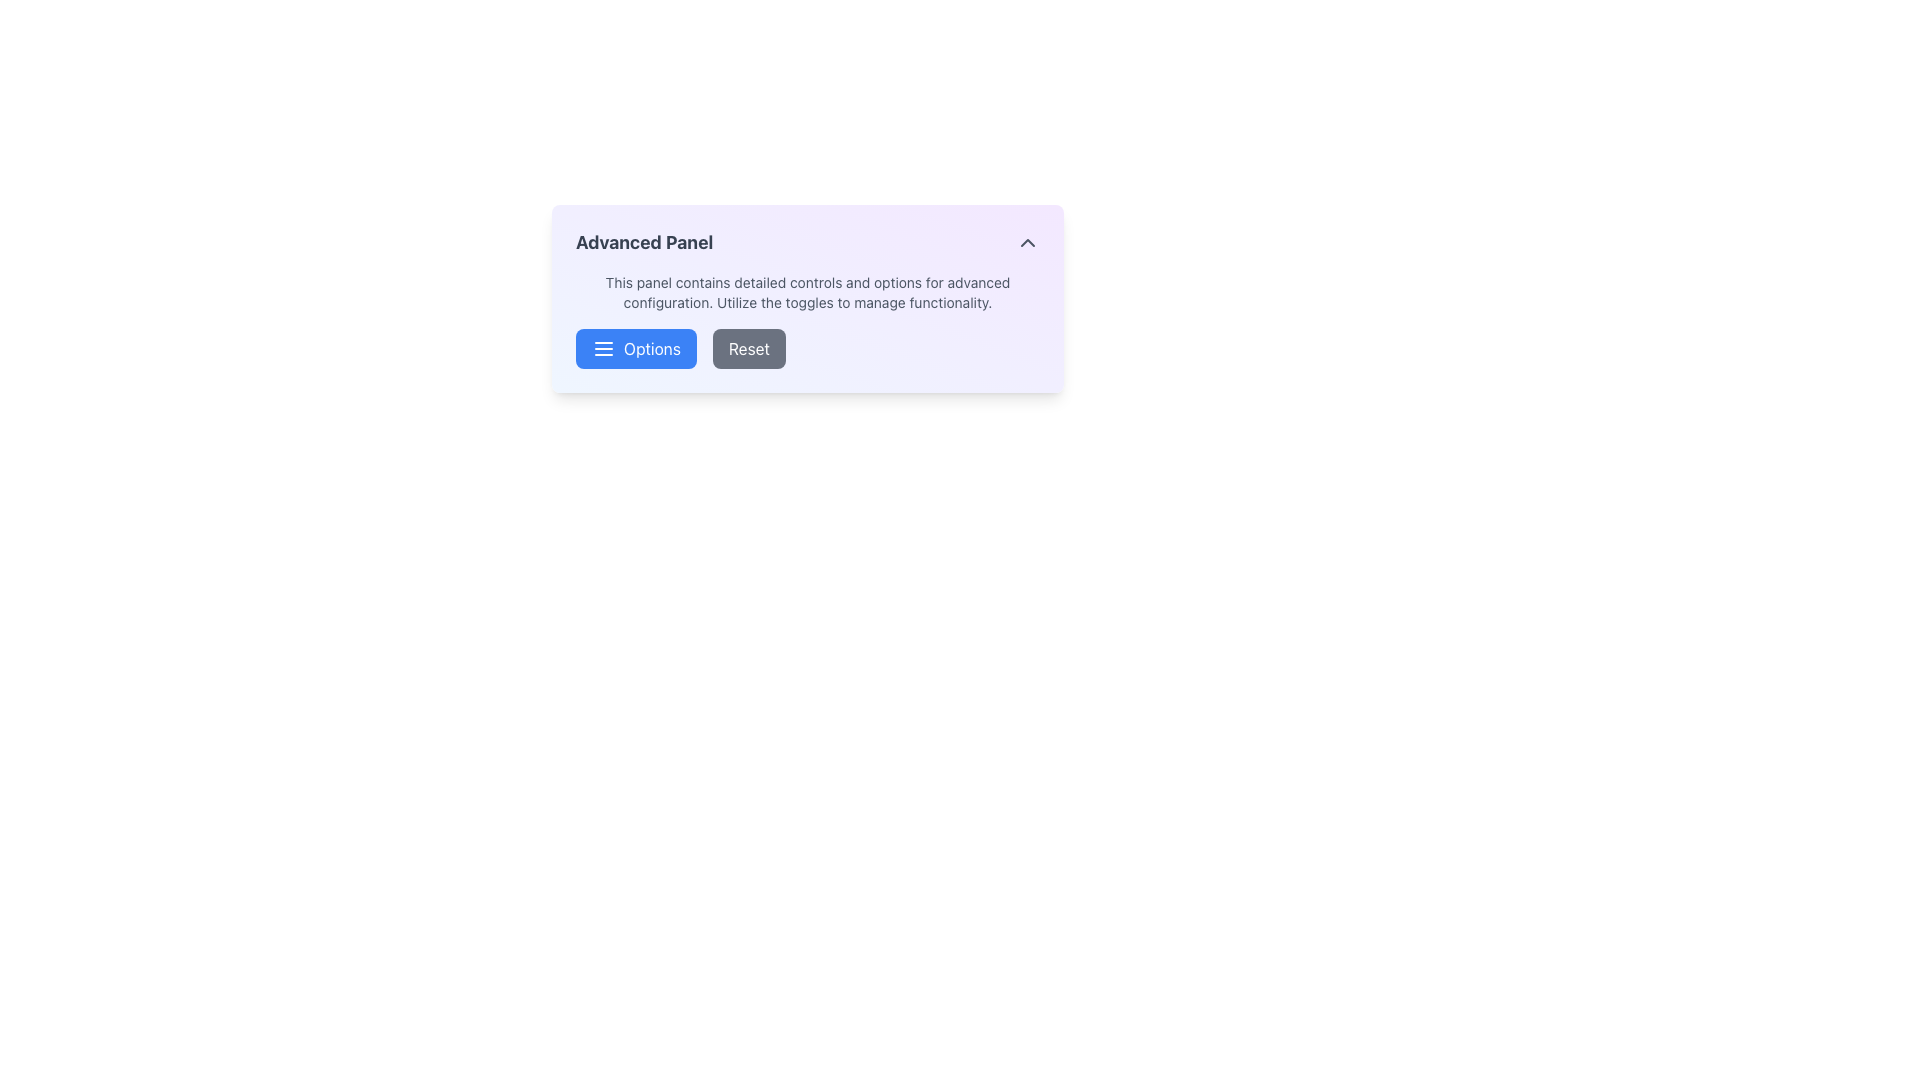 Image resolution: width=1920 pixels, height=1080 pixels. What do you see at coordinates (807, 299) in the screenshot?
I see `descriptive text from the 'Advanced Panel' which contains detailed descriptions and settings related to advanced configurations` at bounding box center [807, 299].